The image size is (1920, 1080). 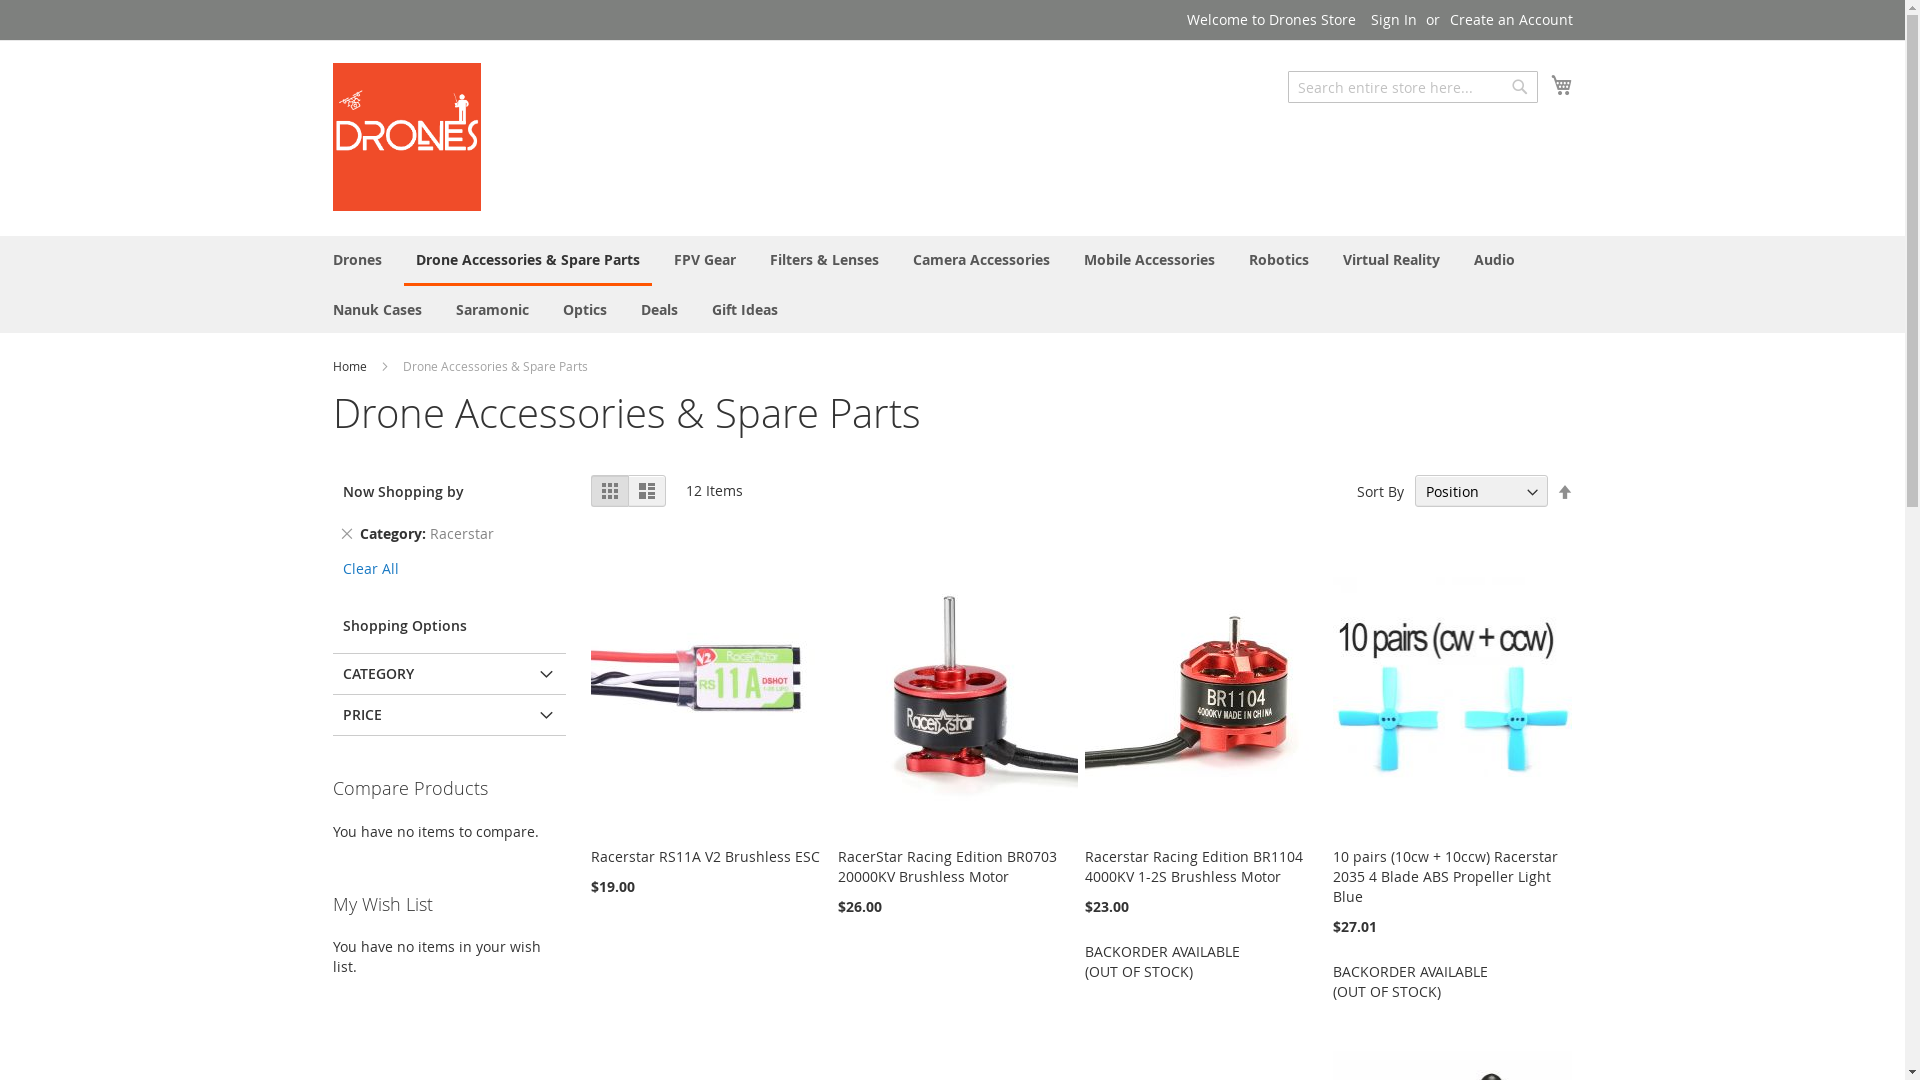 I want to click on 'Sign In', so click(x=1368, y=19).